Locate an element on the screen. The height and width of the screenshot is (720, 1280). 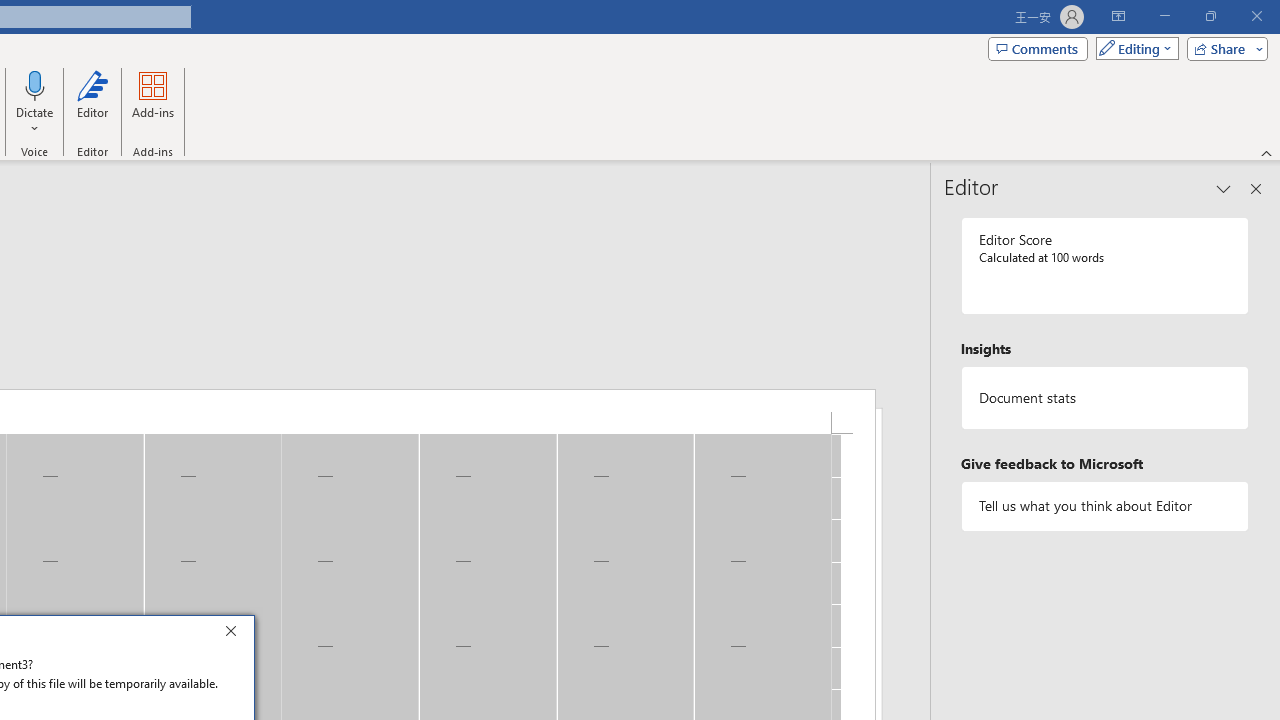
'Task Pane Options' is located at coordinates (1223, 189).